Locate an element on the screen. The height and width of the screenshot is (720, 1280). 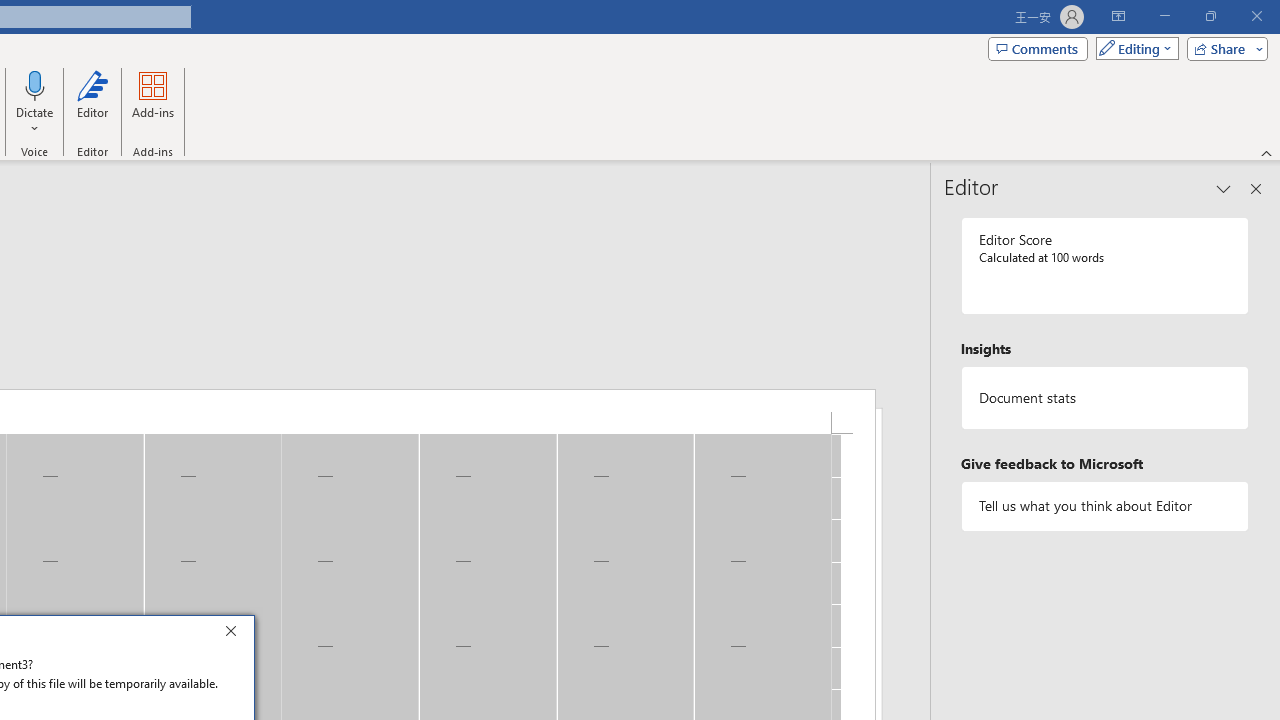
'Task Pane Options' is located at coordinates (1223, 189).